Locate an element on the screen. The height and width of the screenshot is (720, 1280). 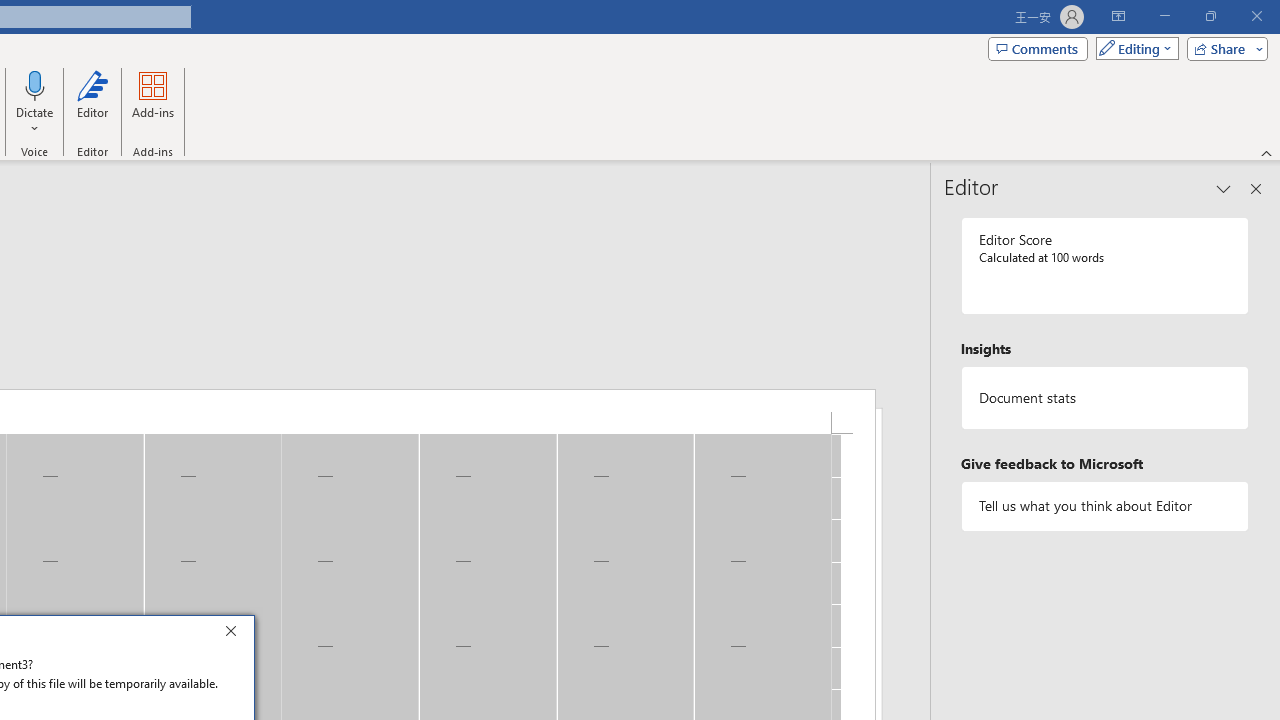
'Task Pane Options' is located at coordinates (1223, 189).